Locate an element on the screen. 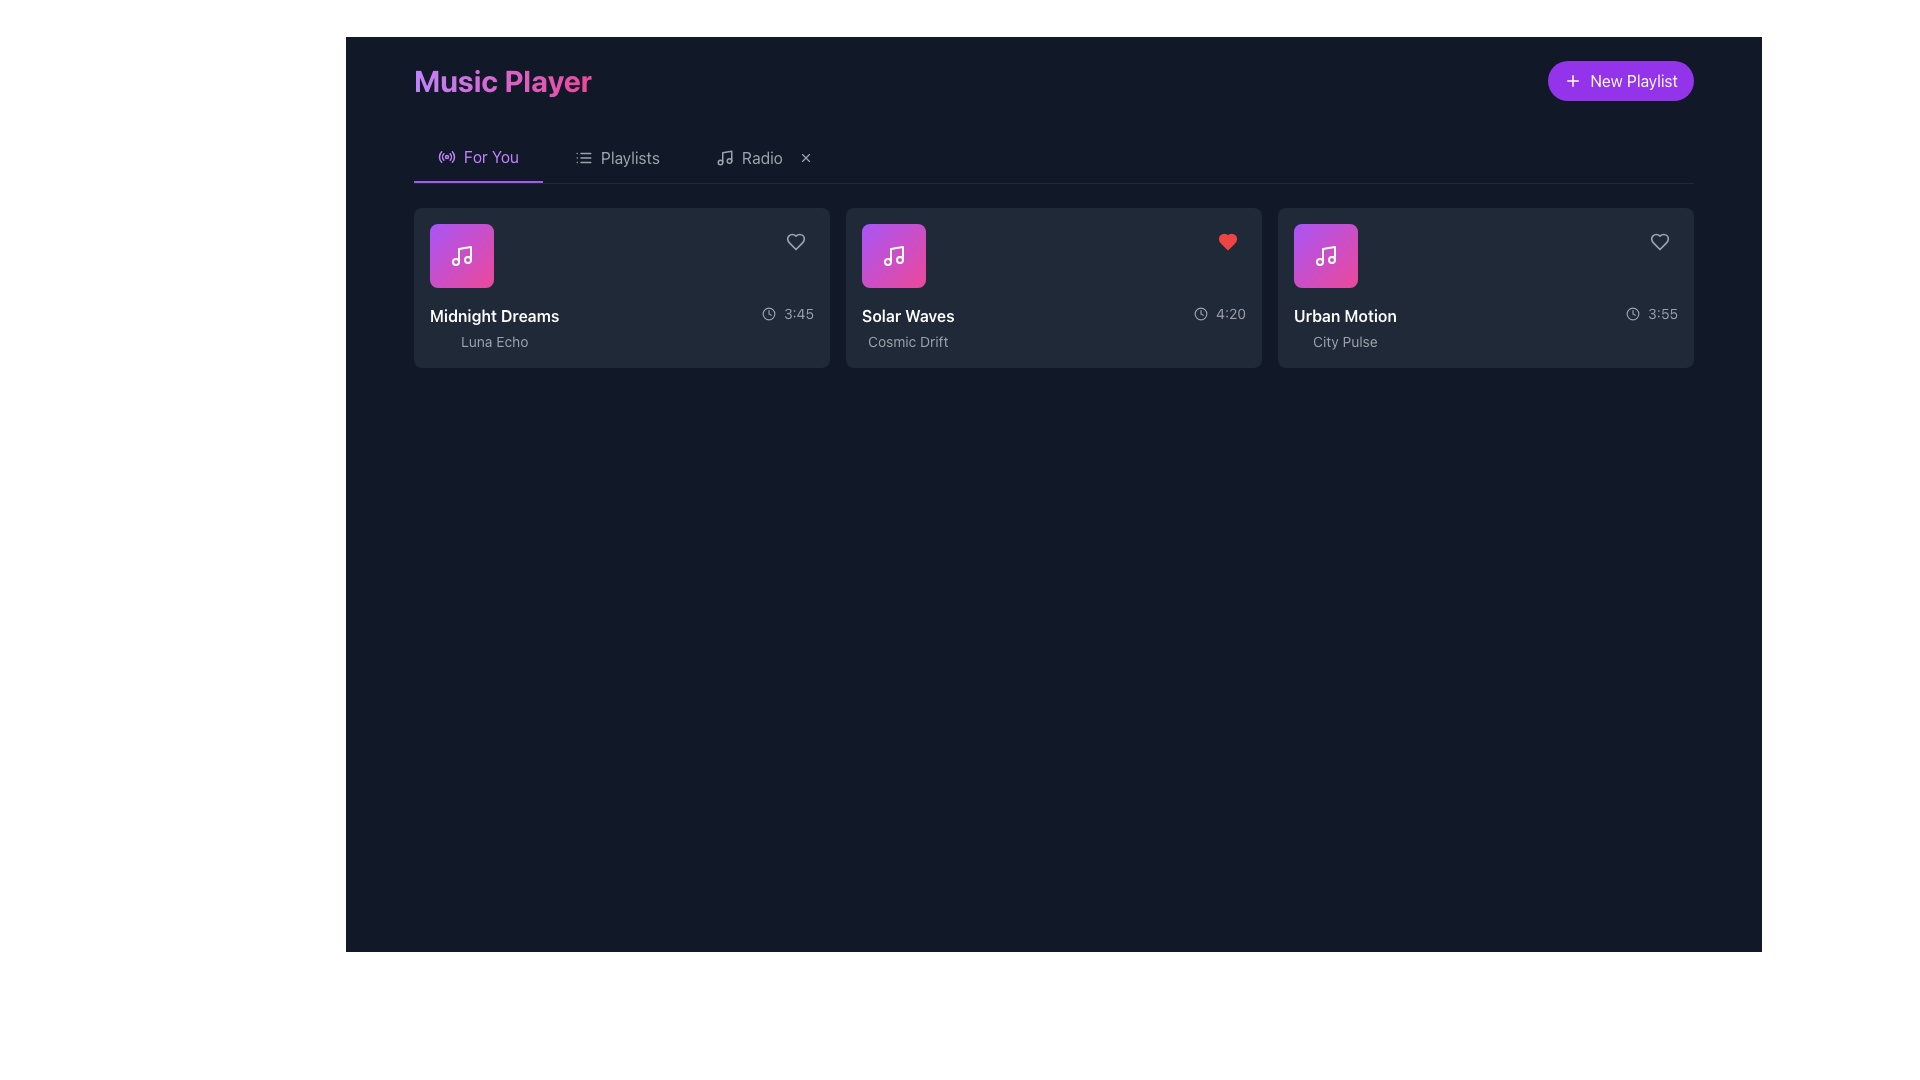 This screenshot has width=1920, height=1080. the heart icon to mark the song 'Solar Waves' by Cosmic Drift as a favorite is located at coordinates (1227, 241).